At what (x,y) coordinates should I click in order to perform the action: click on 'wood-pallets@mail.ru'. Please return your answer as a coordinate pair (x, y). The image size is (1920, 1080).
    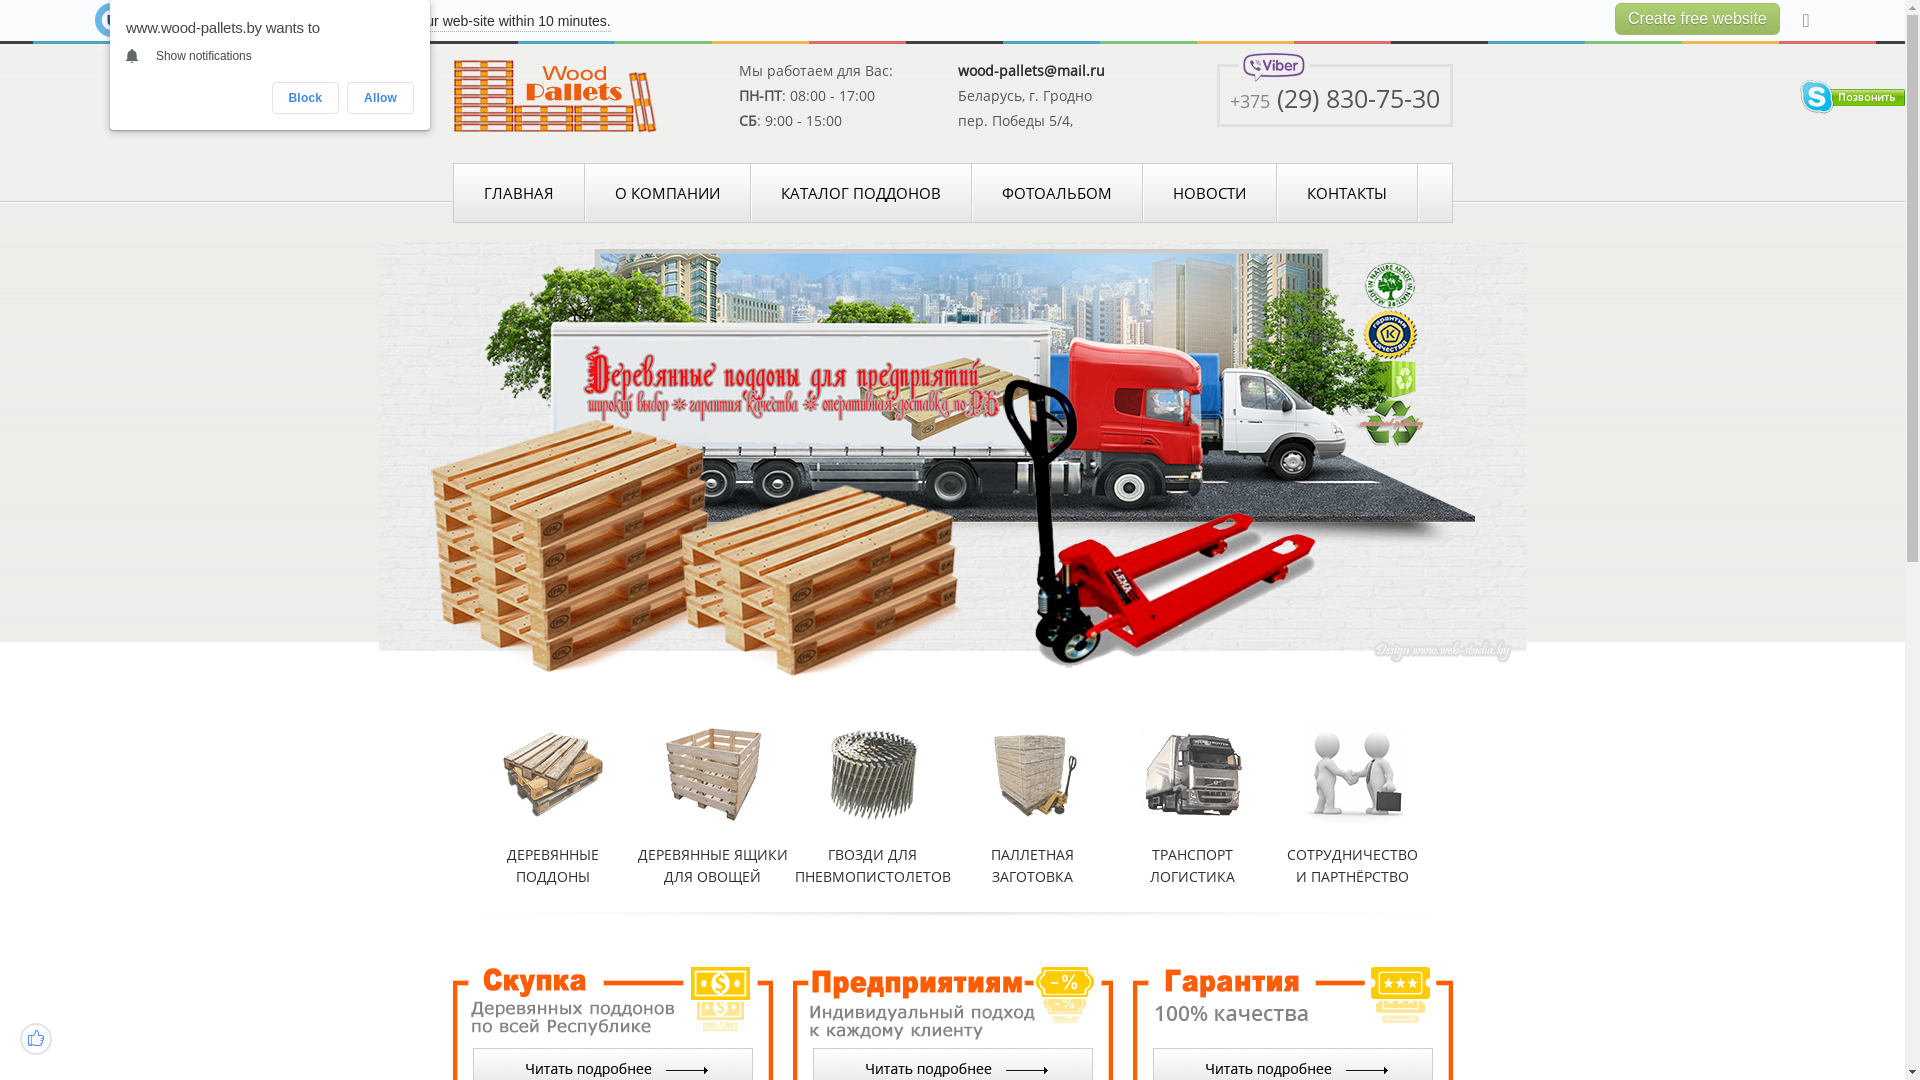
    Looking at the image, I should click on (957, 69).